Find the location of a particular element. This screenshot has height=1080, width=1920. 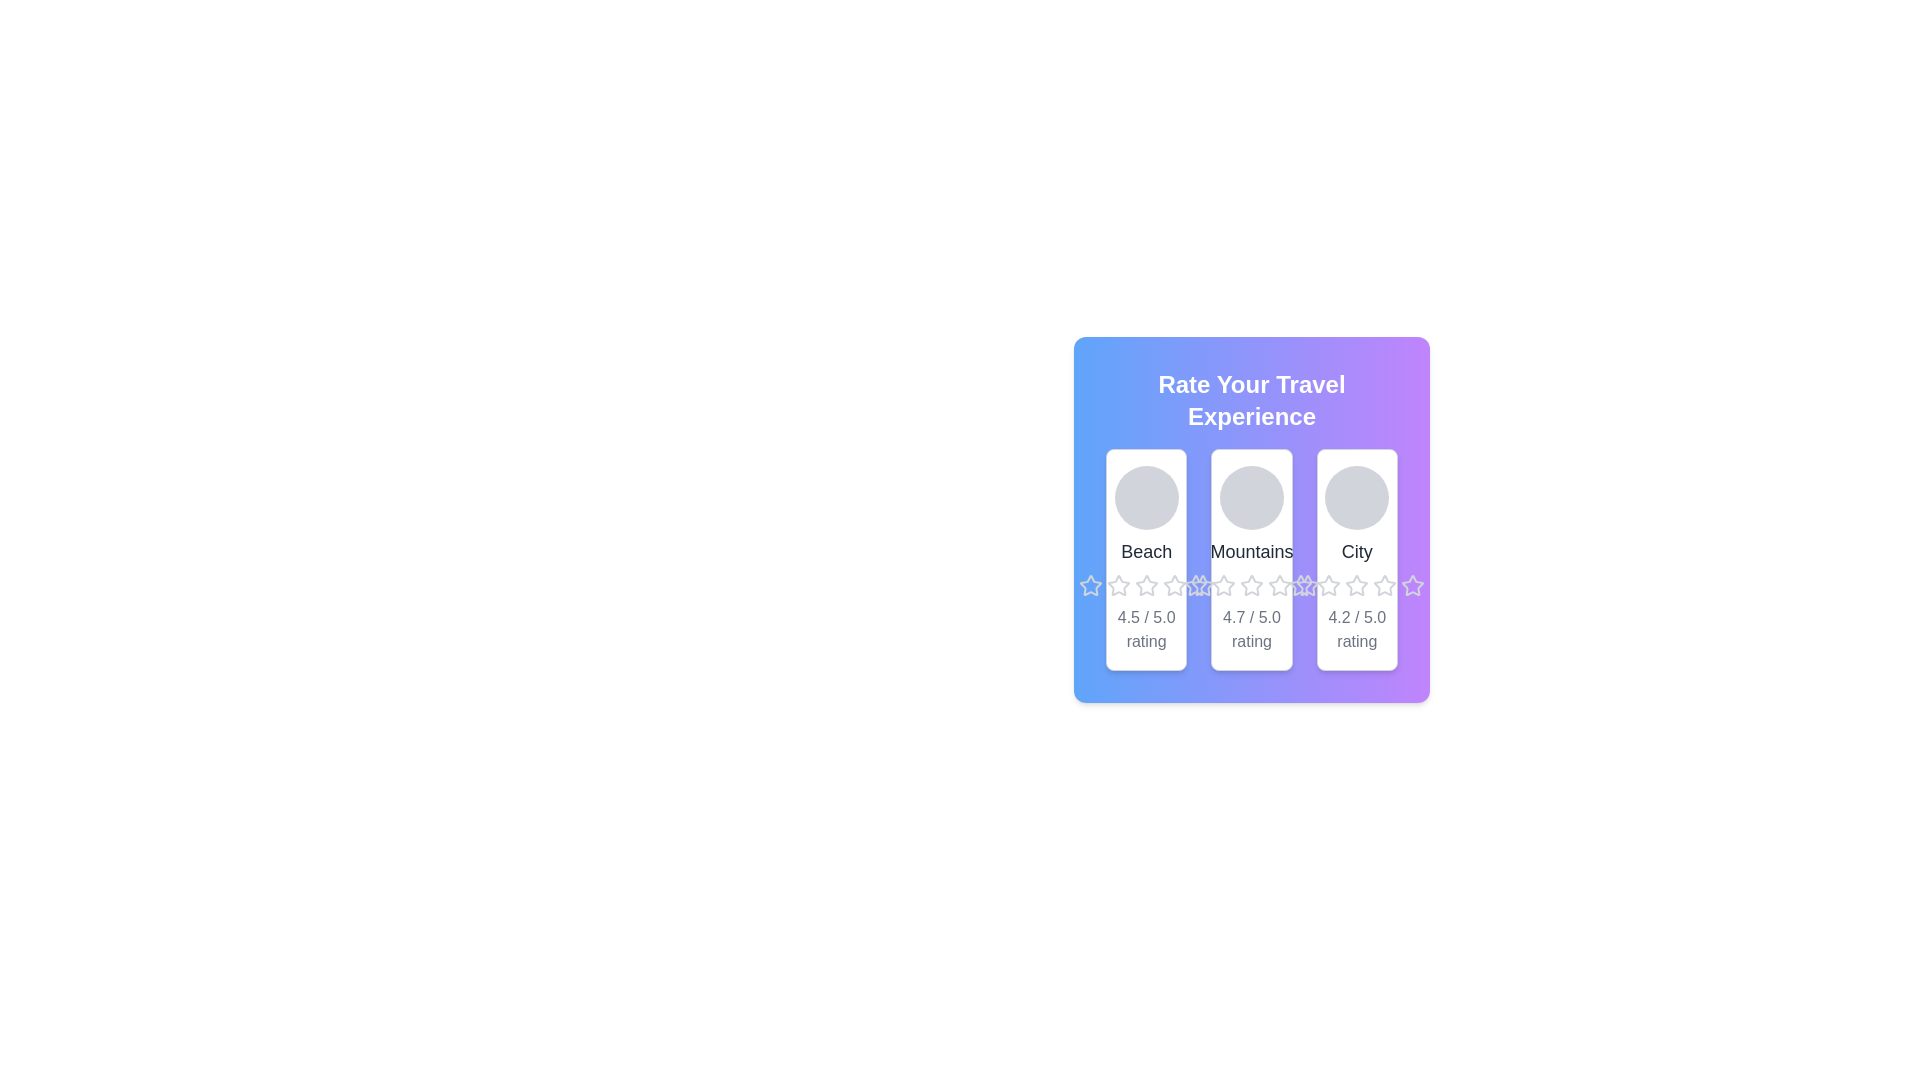

the second star icon in the rating component under the 'Beach' card is located at coordinates (1146, 585).